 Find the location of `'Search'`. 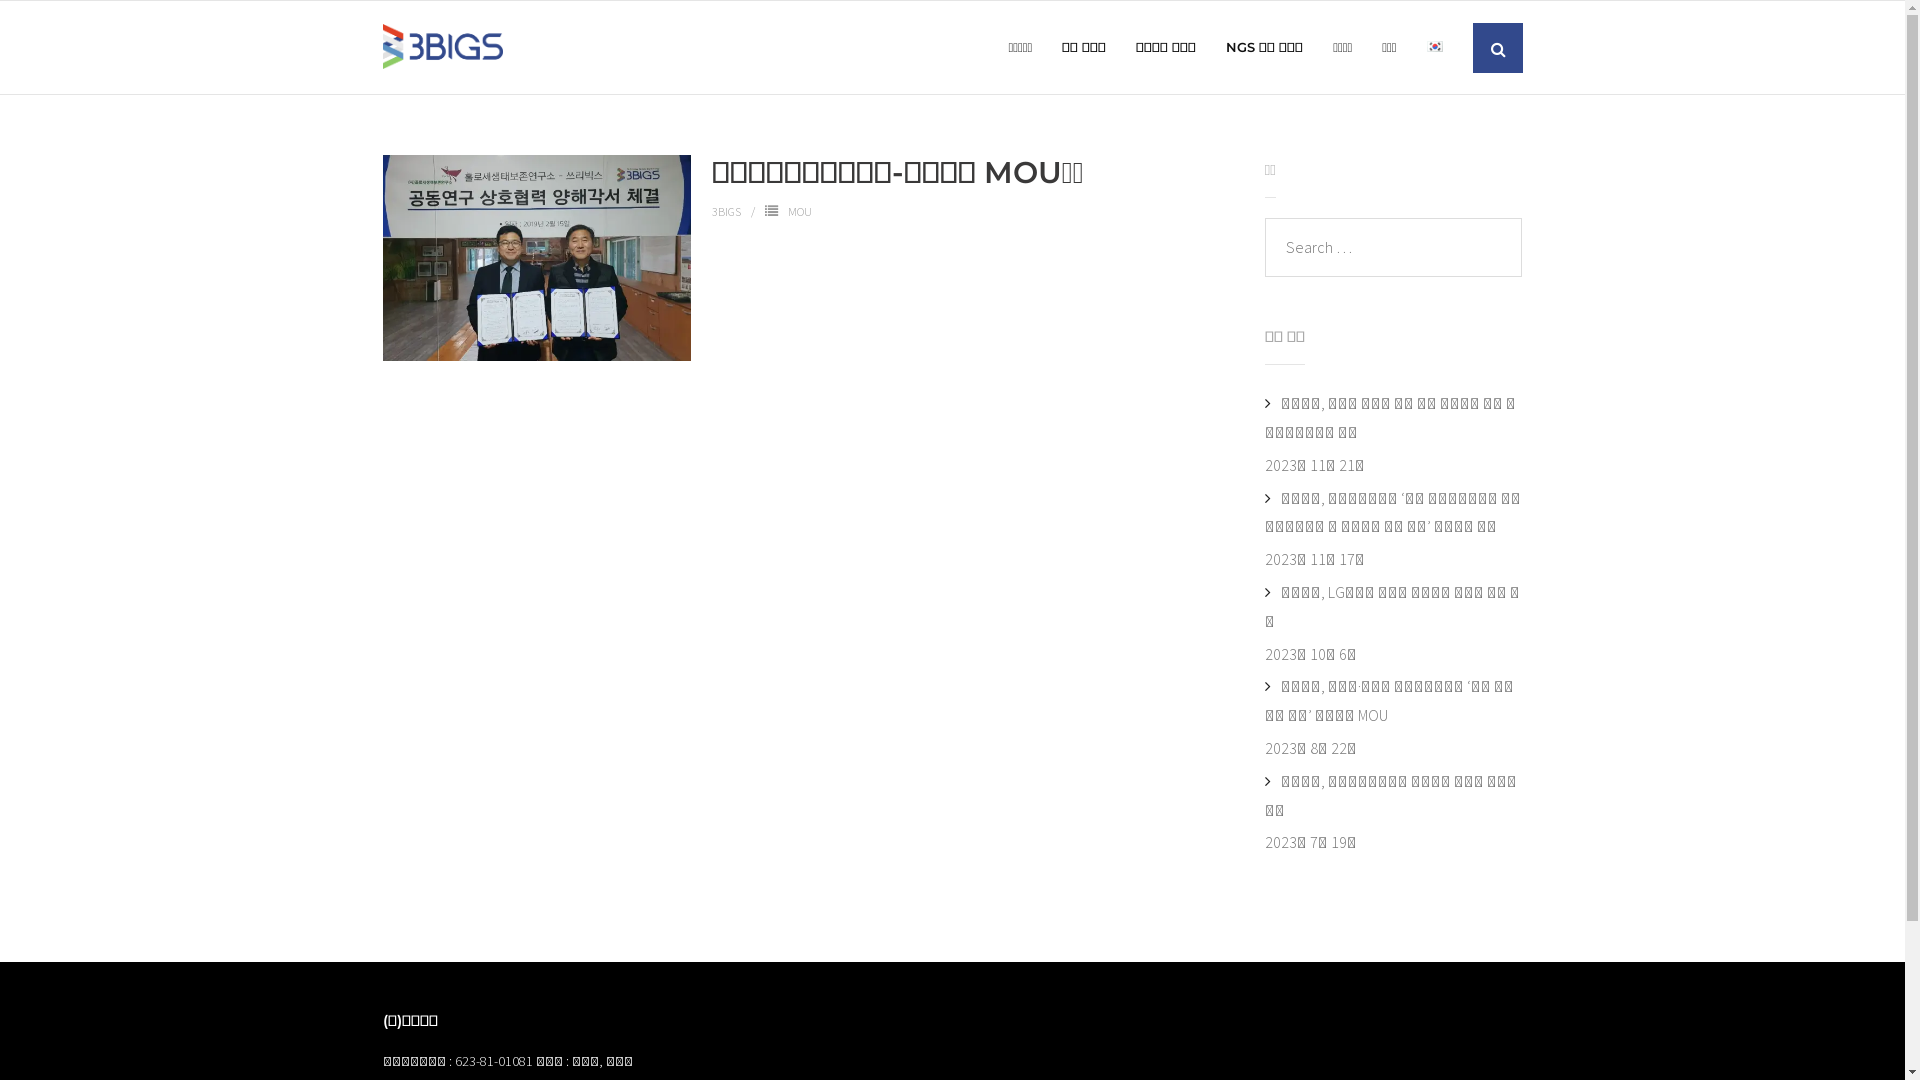

'Search' is located at coordinates (58, 29).